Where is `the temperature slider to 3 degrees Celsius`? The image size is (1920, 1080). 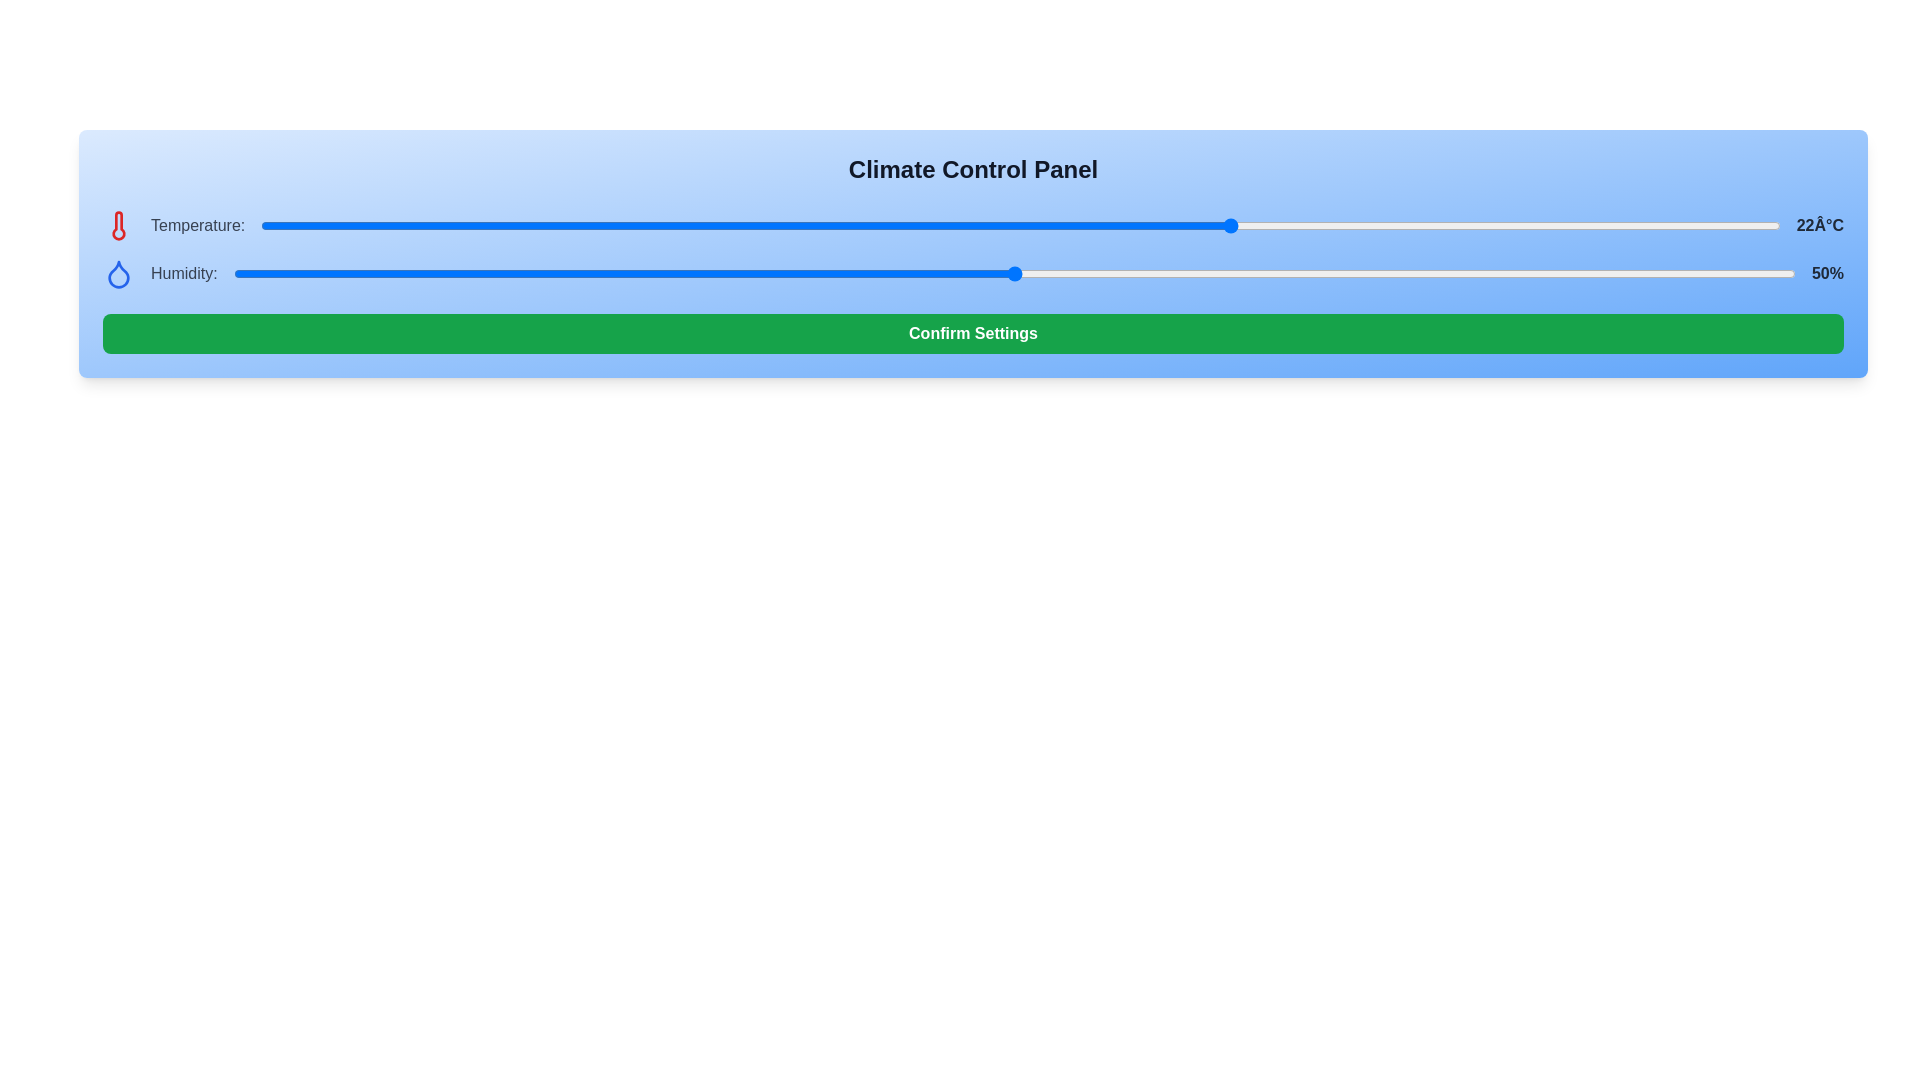 the temperature slider to 3 degrees Celsius is located at coordinates (655, 225).